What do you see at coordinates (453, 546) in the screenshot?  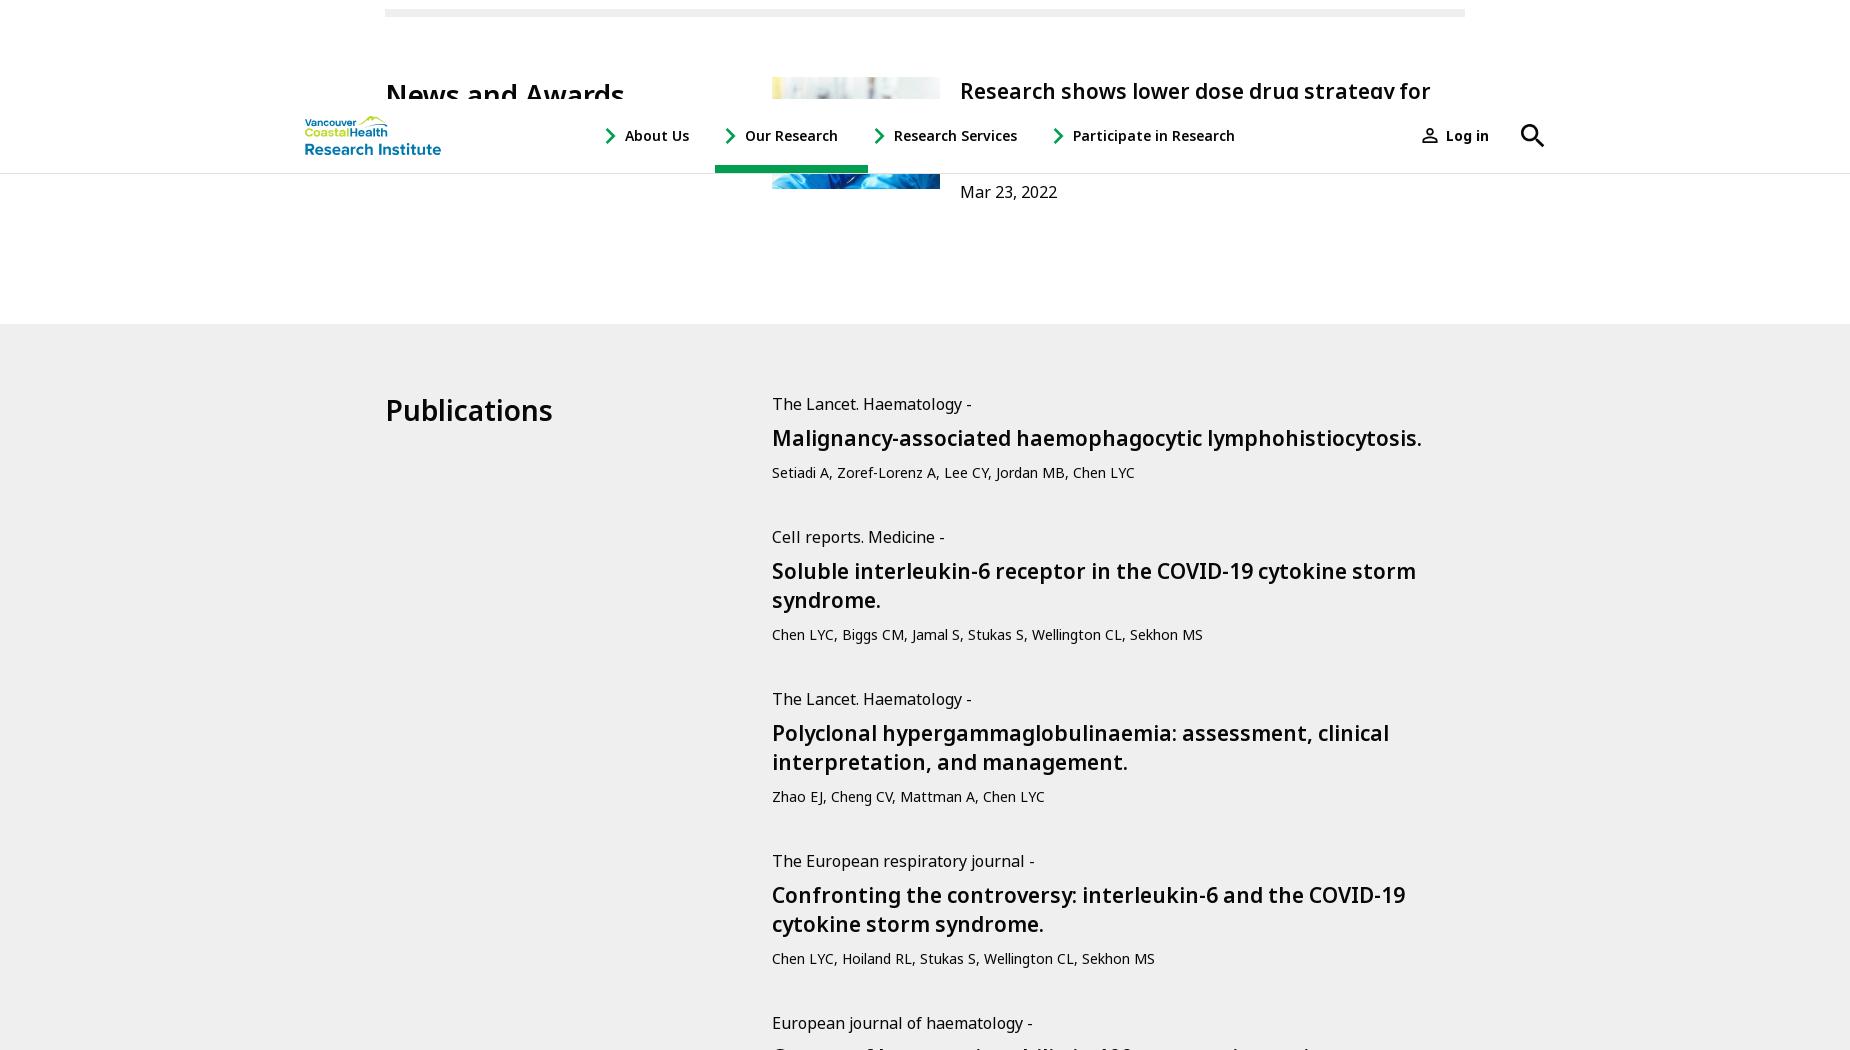 I see `'Get updates!'` at bounding box center [453, 546].